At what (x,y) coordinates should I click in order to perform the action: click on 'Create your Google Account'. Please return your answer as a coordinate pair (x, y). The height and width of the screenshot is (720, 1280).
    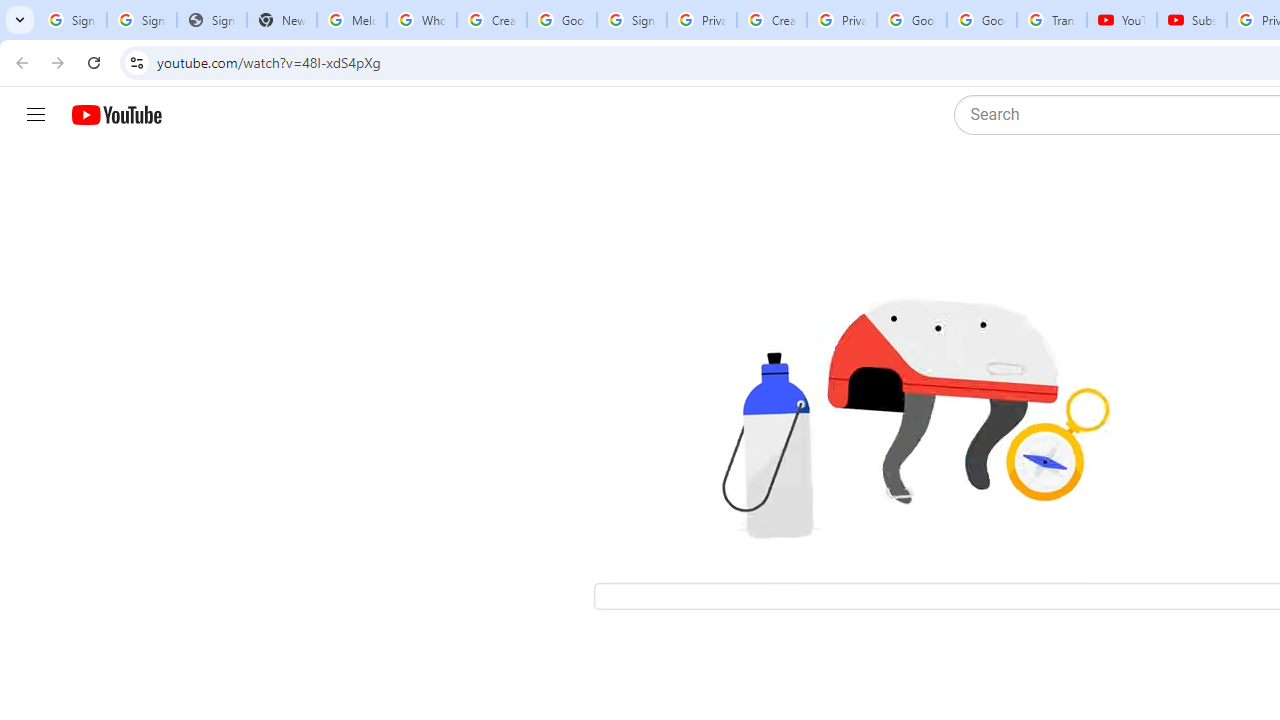
    Looking at the image, I should click on (492, 20).